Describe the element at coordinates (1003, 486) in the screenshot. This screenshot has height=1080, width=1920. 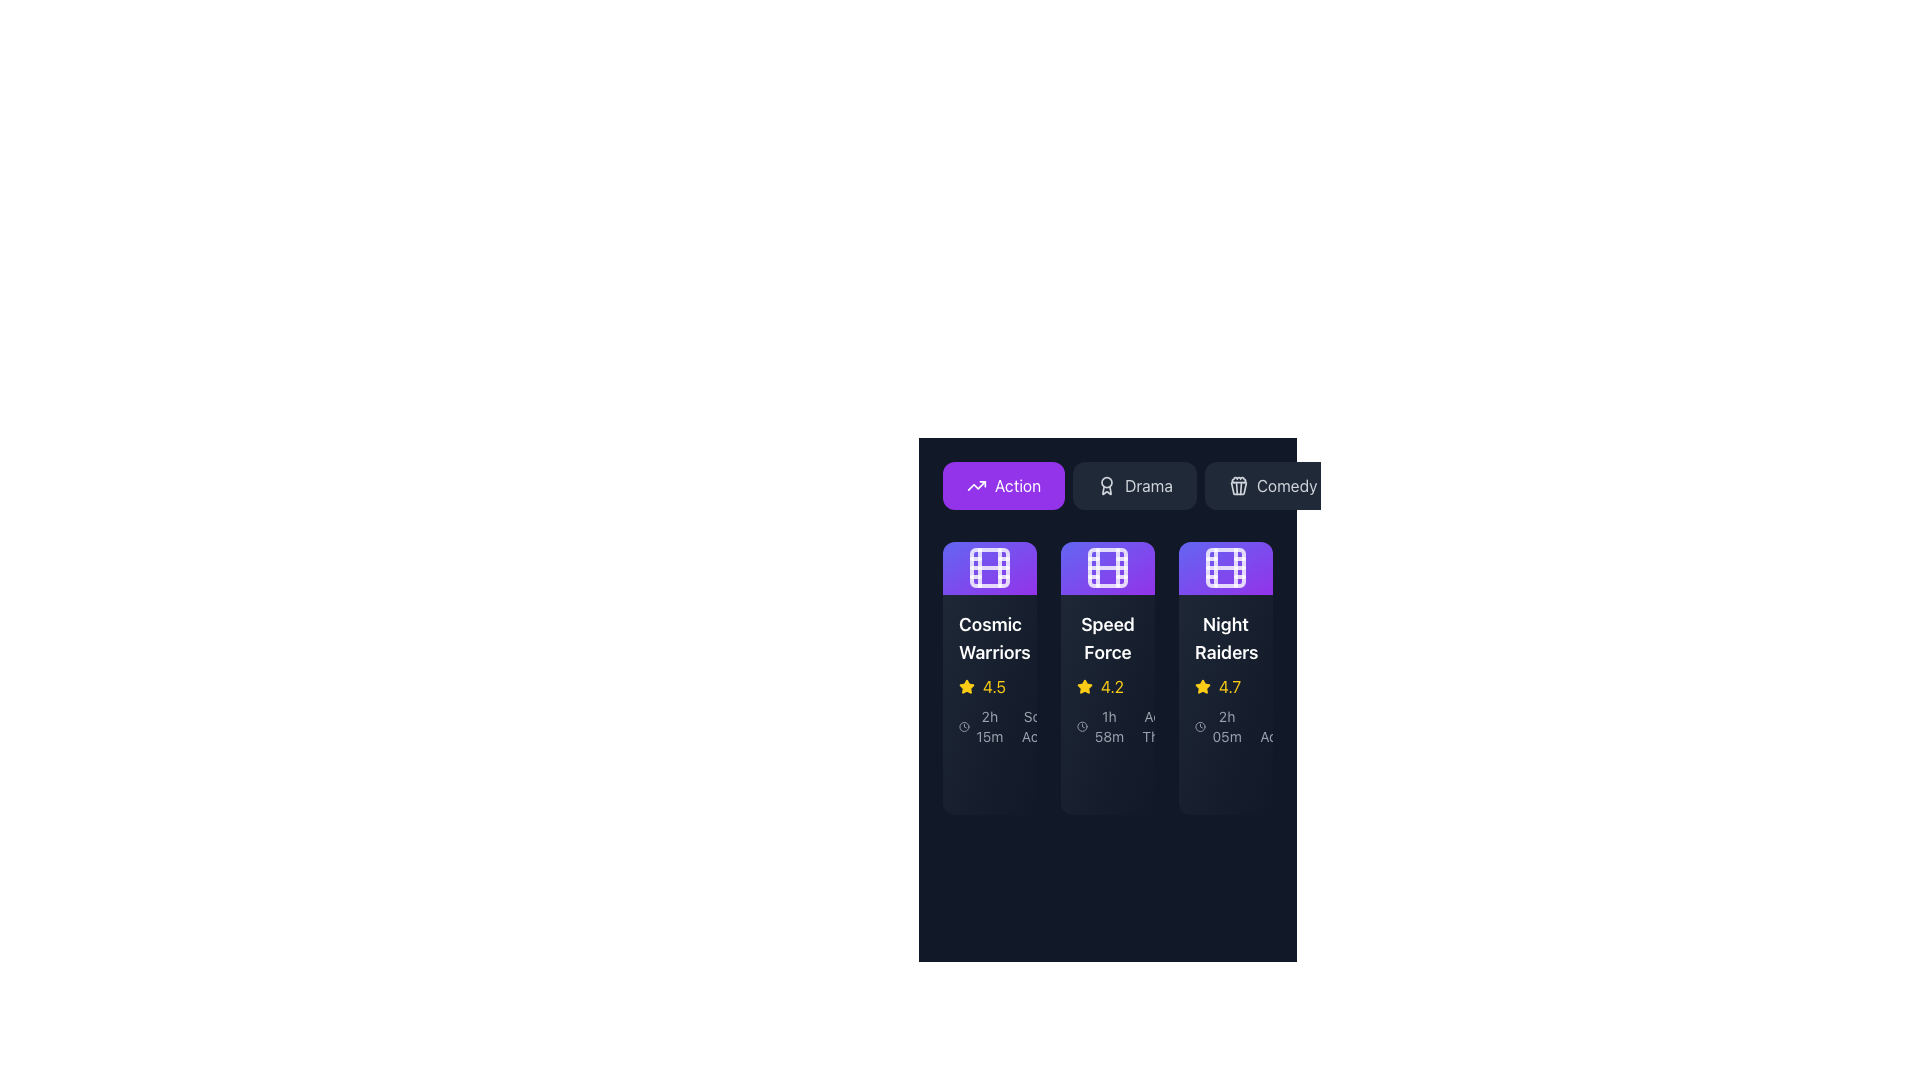
I see `the first button in the horizontal group at the top left of the interface, which has a purple background, rounded edges, an upward trend graph icon, and the label 'Action'` at that location.